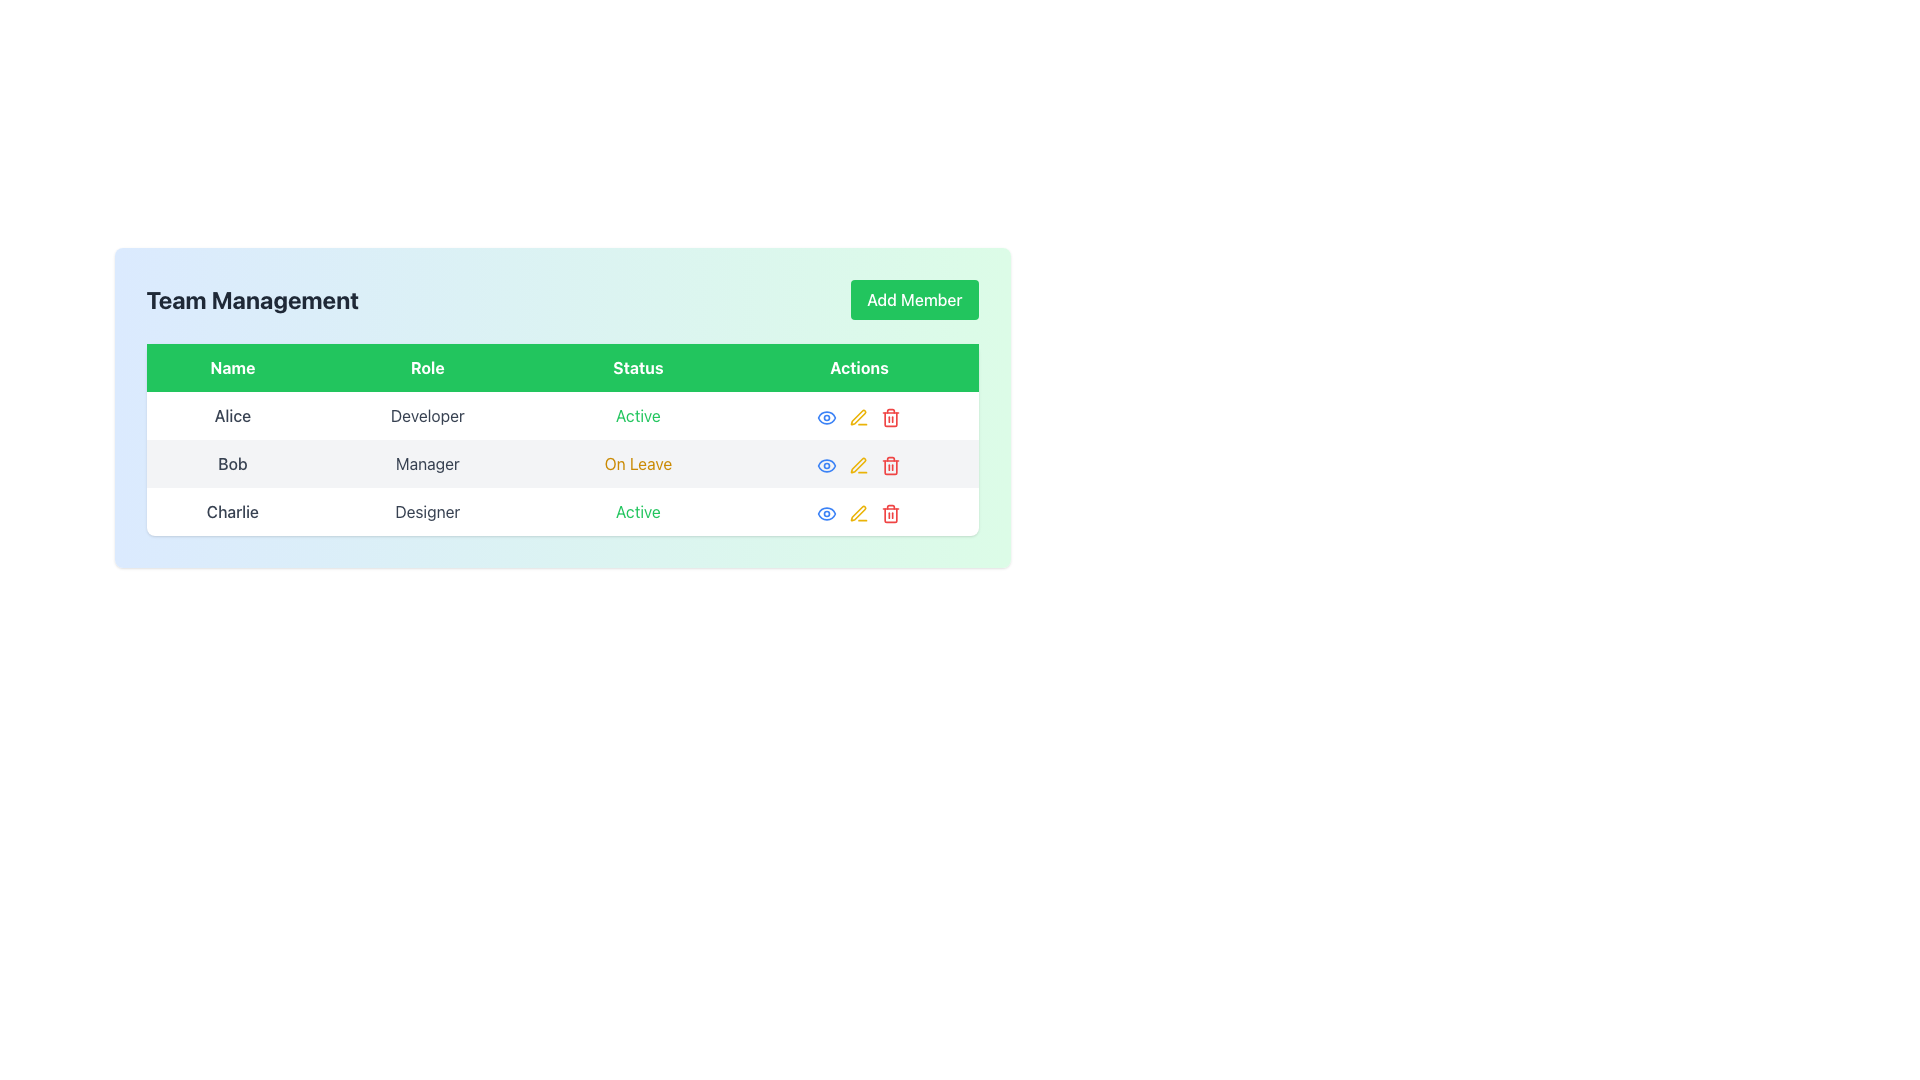 The width and height of the screenshot is (1920, 1080). What do you see at coordinates (637, 463) in the screenshot?
I see `the Text Label indicating Bob's leave status in the 'Status' column of the table under 'Team Management'` at bounding box center [637, 463].